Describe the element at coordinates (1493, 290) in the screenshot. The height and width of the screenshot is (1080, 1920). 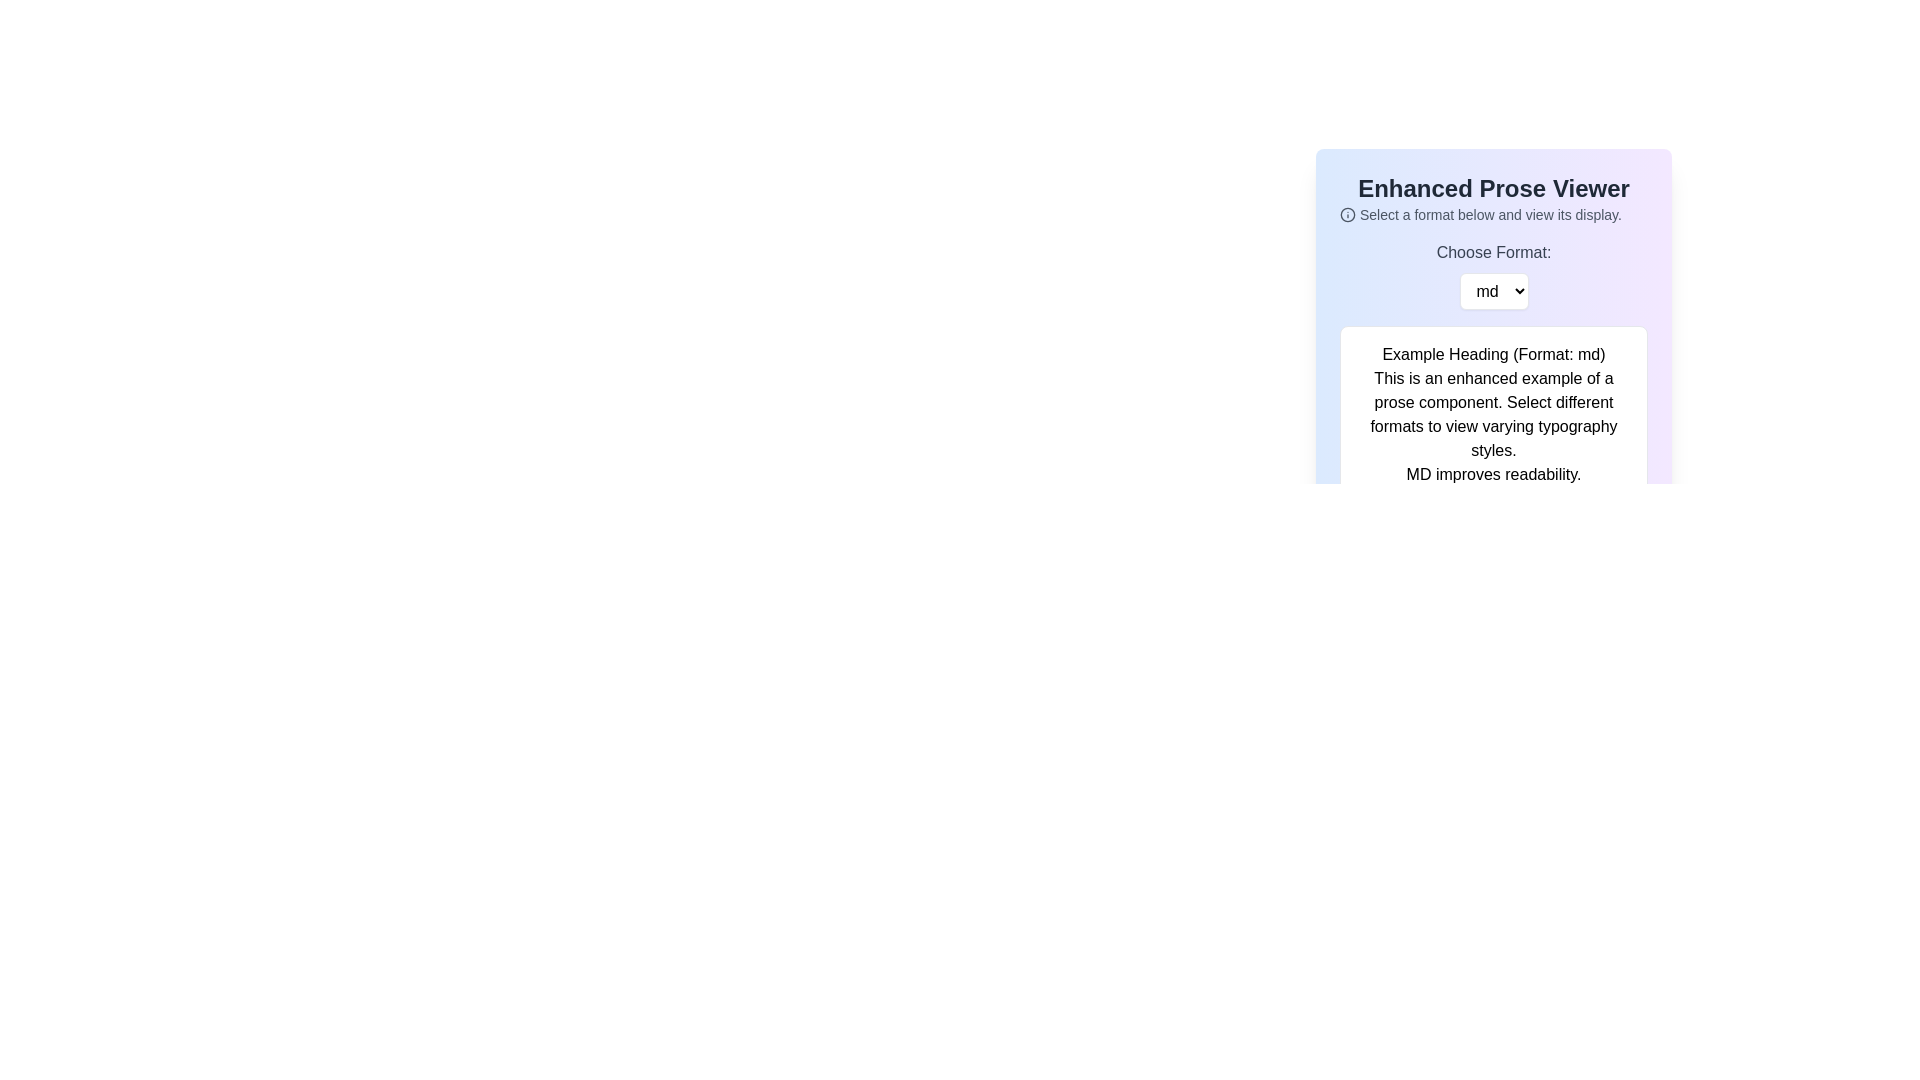
I see `the dropdown menu located beneath the text 'Choose Format:' in the 'Enhanced Prose Viewer' section` at that location.